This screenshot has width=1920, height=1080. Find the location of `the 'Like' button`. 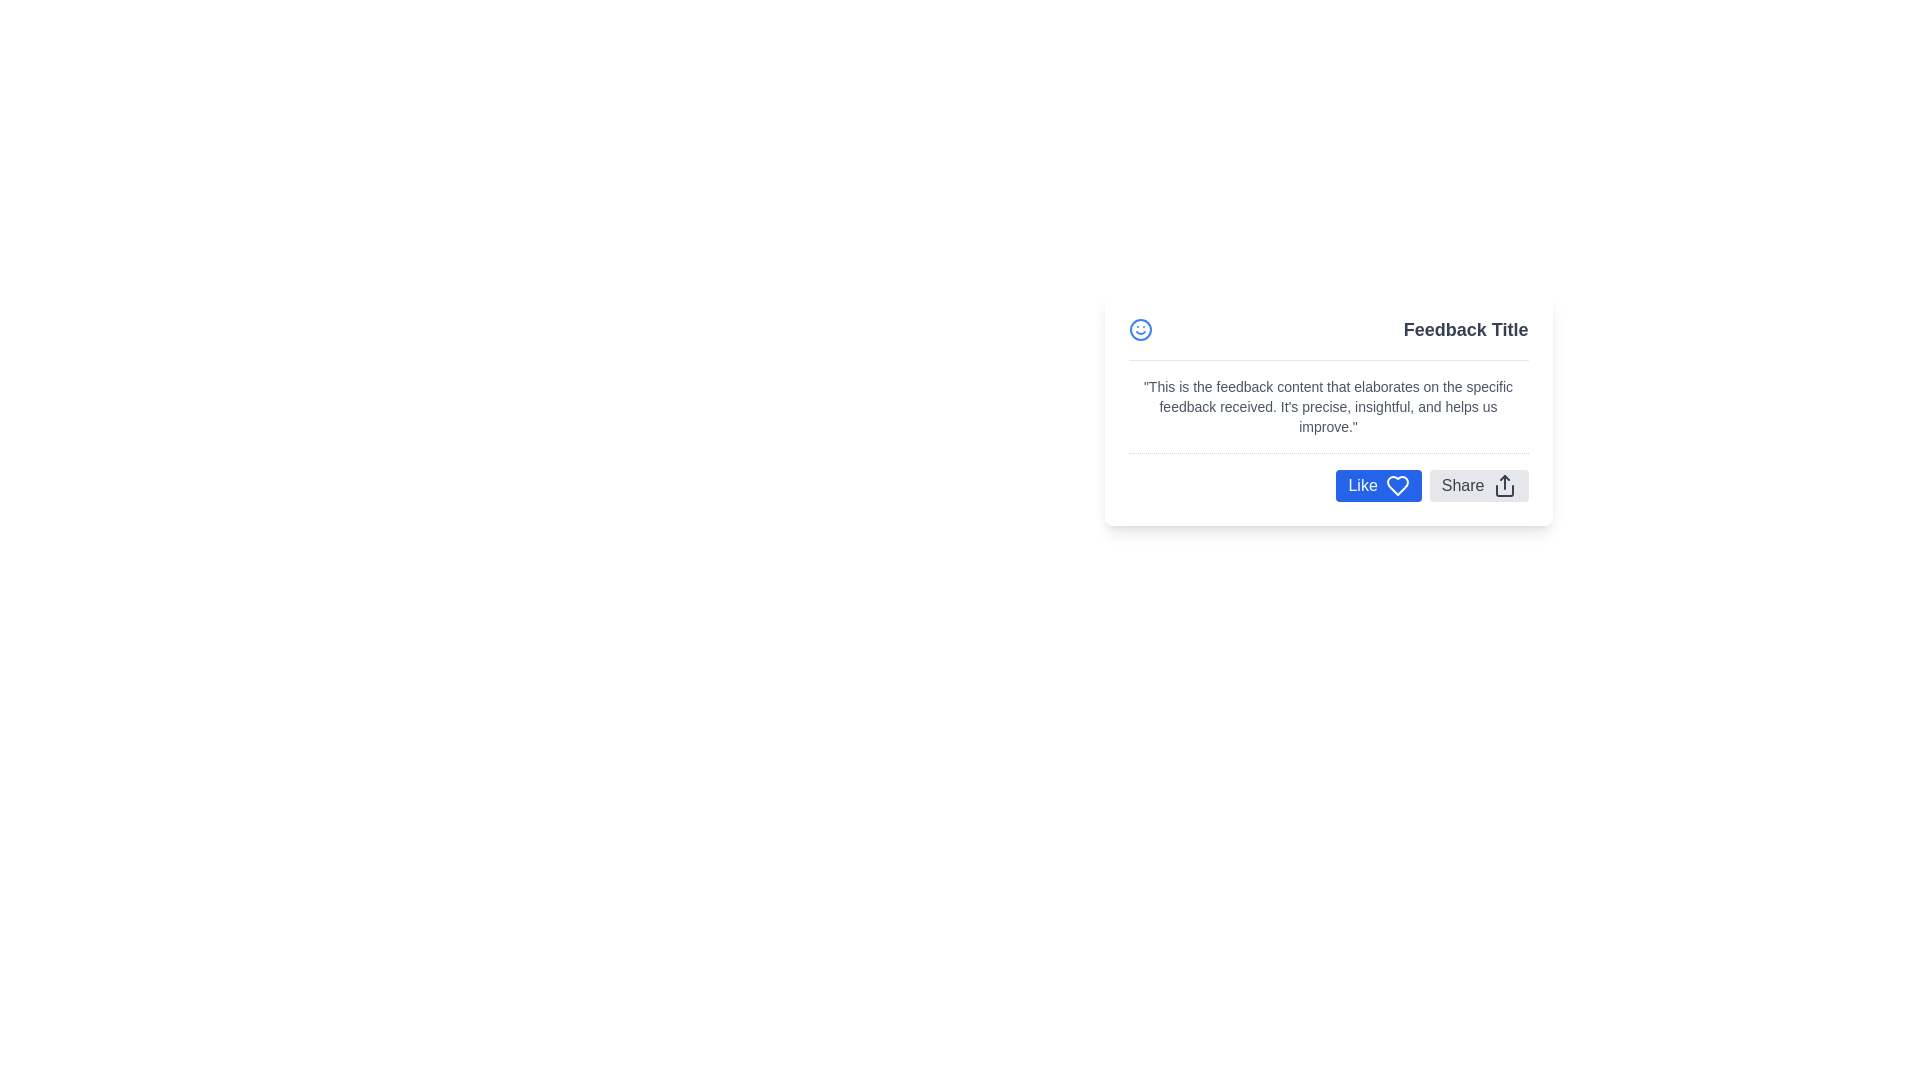

the 'Like' button is located at coordinates (1378, 486).